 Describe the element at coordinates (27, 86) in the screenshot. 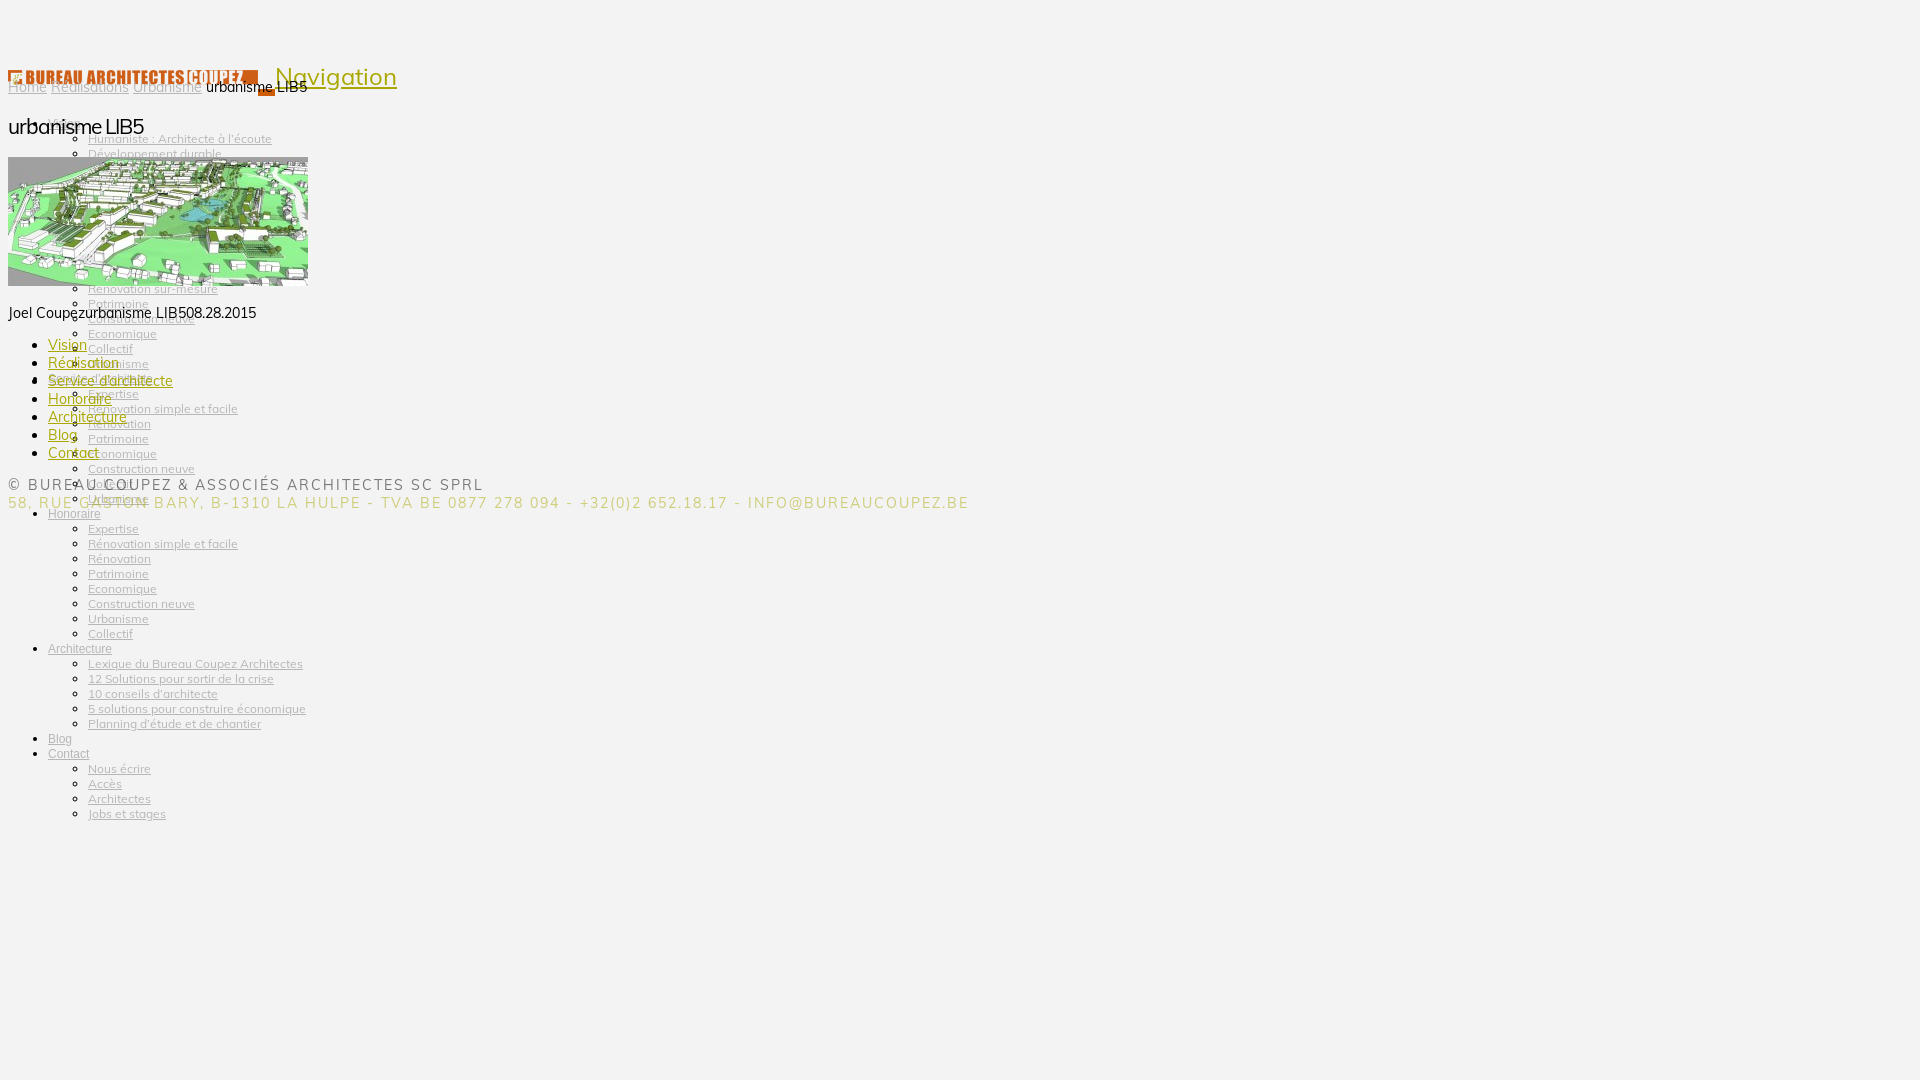

I see `'Home'` at that location.